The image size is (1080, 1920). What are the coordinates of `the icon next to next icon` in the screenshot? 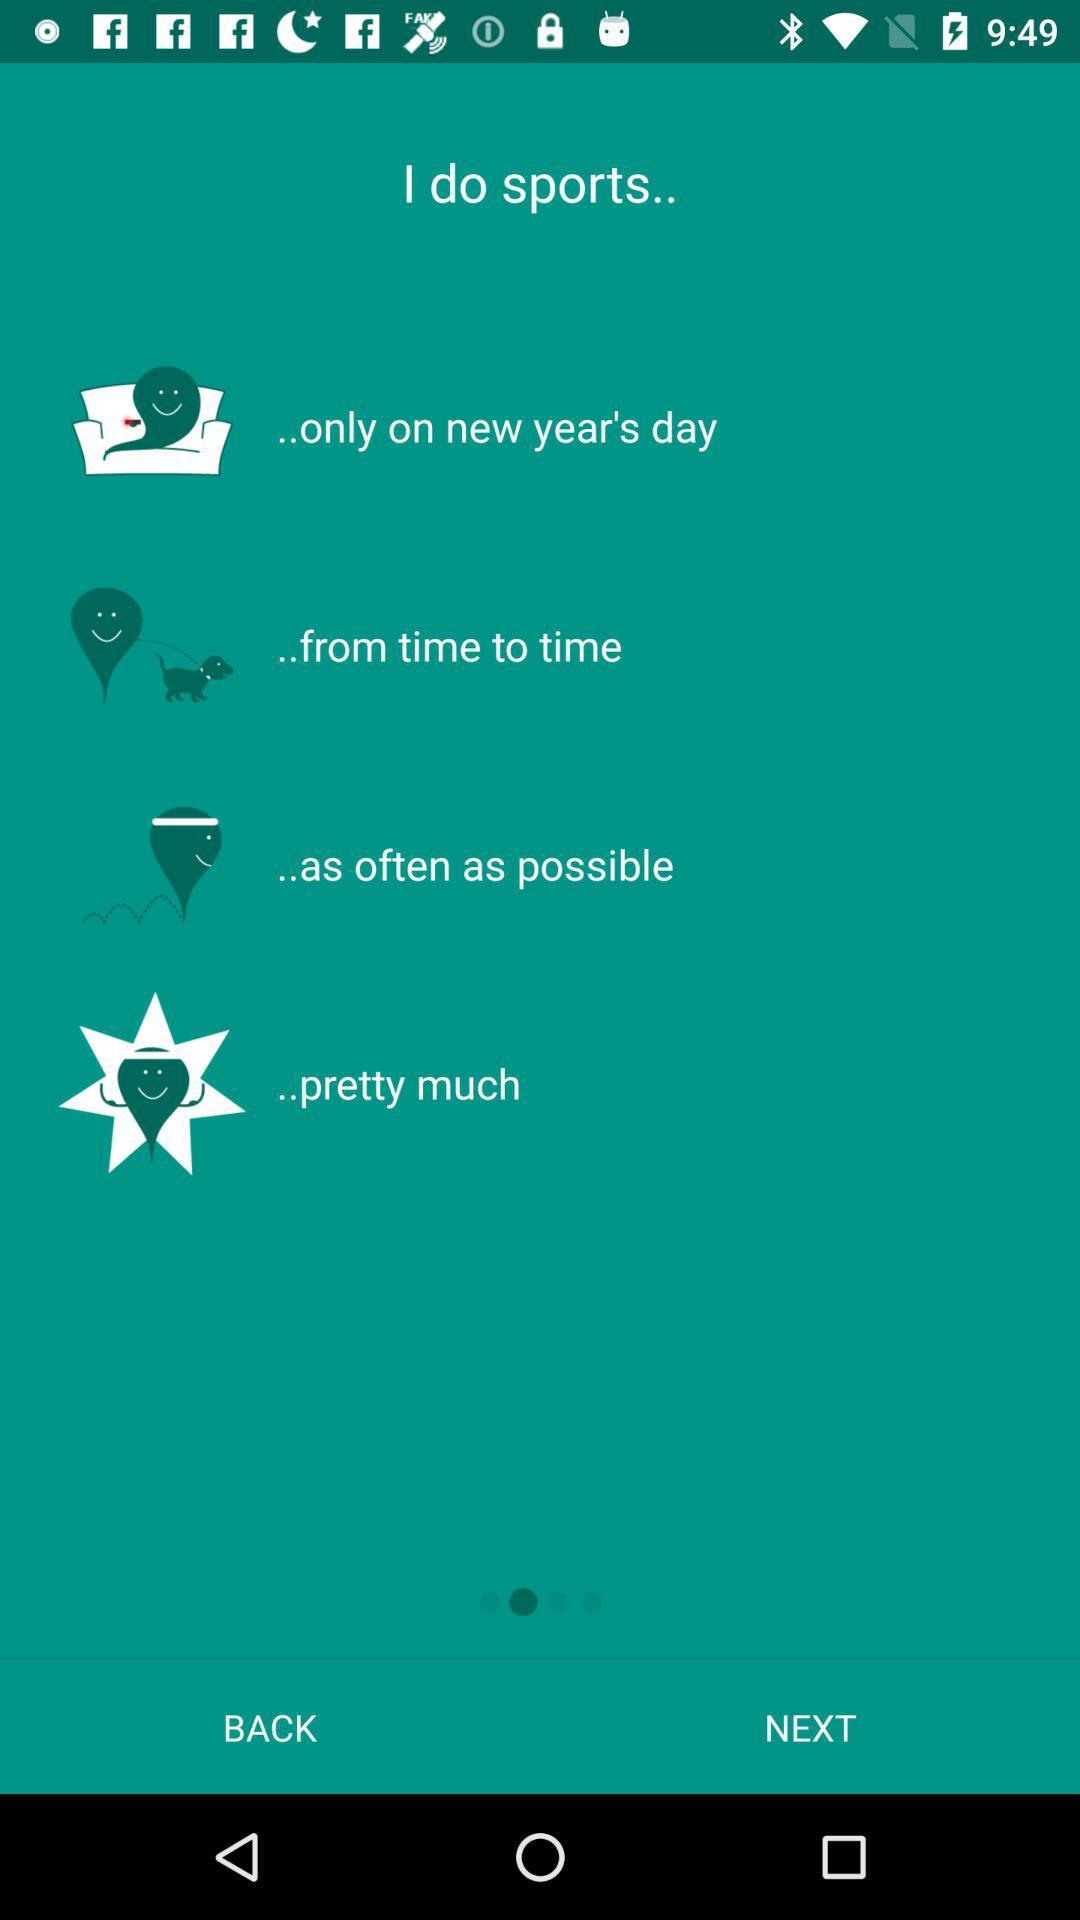 It's located at (270, 1726).